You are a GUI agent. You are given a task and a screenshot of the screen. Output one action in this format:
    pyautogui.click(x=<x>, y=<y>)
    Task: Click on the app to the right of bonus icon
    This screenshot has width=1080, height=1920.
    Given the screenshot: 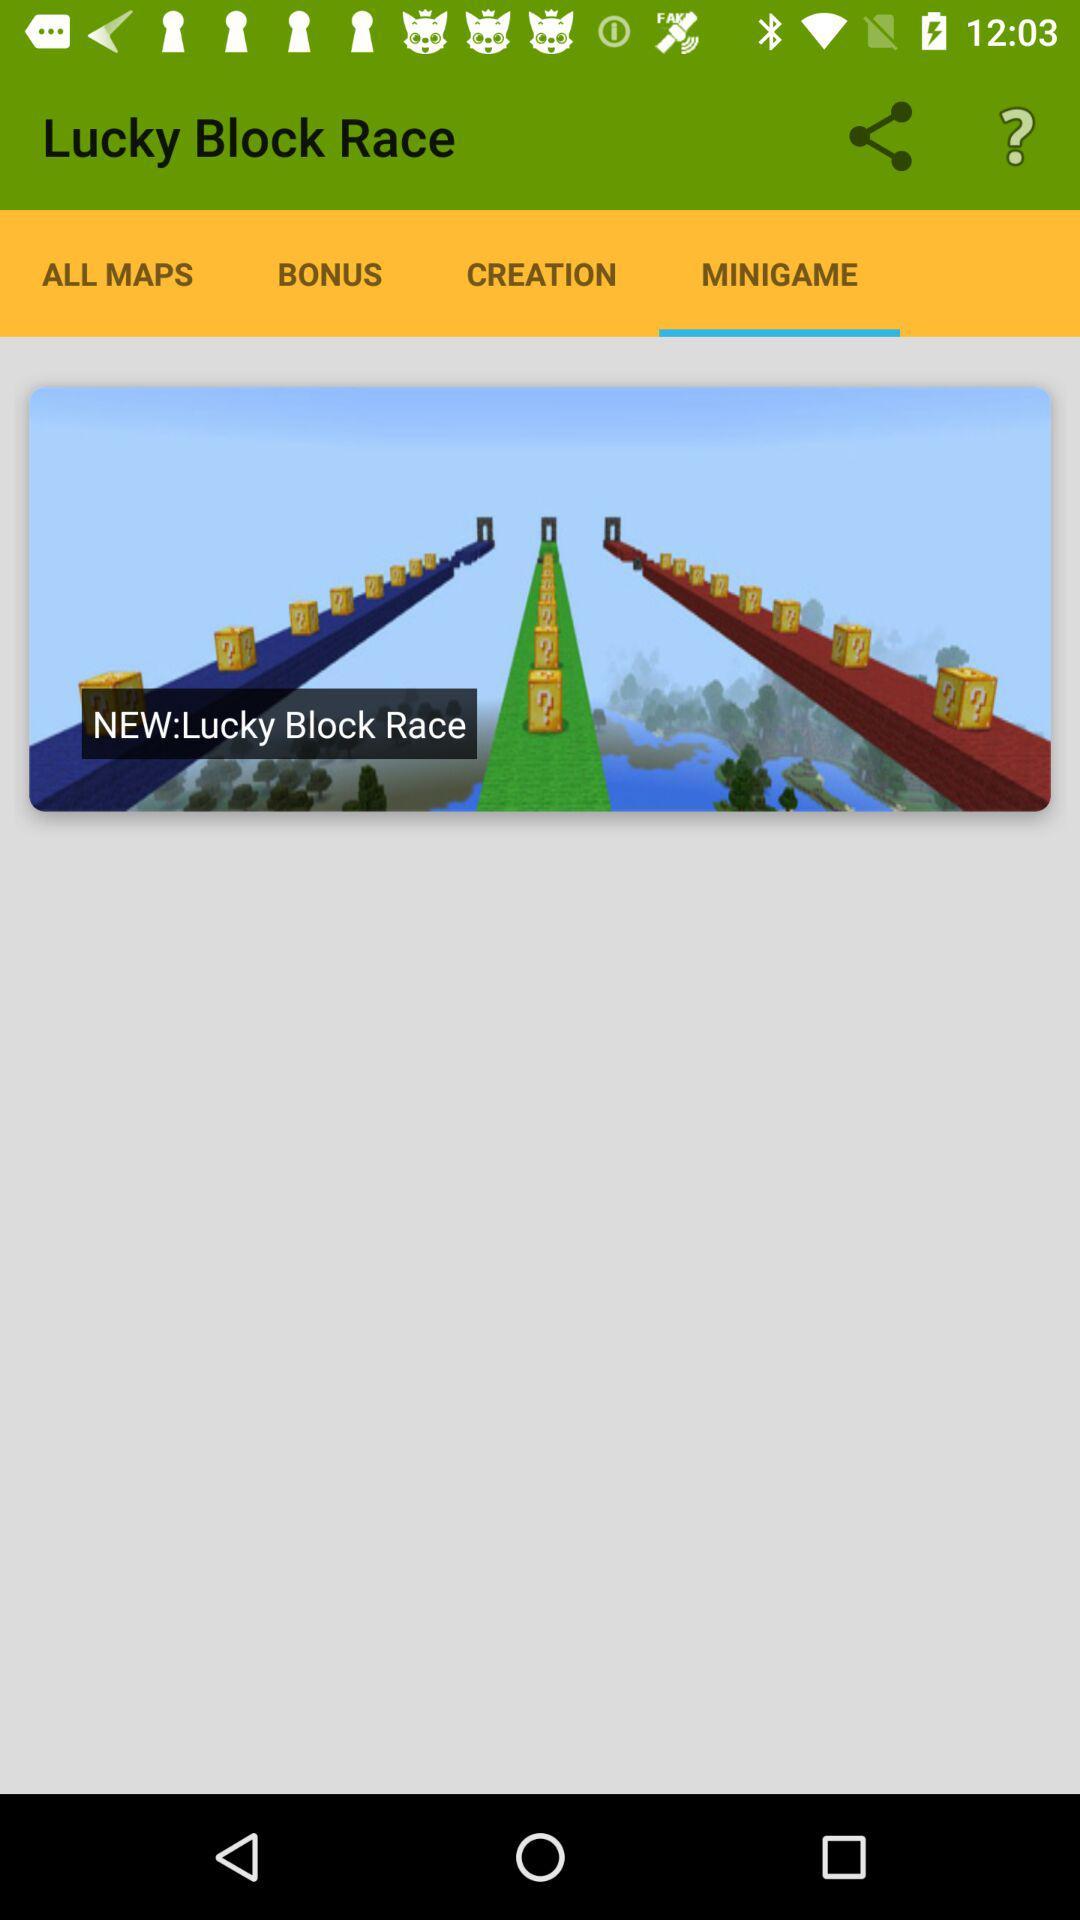 What is the action you would take?
    pyautogui.click(x=541, y=272)
    